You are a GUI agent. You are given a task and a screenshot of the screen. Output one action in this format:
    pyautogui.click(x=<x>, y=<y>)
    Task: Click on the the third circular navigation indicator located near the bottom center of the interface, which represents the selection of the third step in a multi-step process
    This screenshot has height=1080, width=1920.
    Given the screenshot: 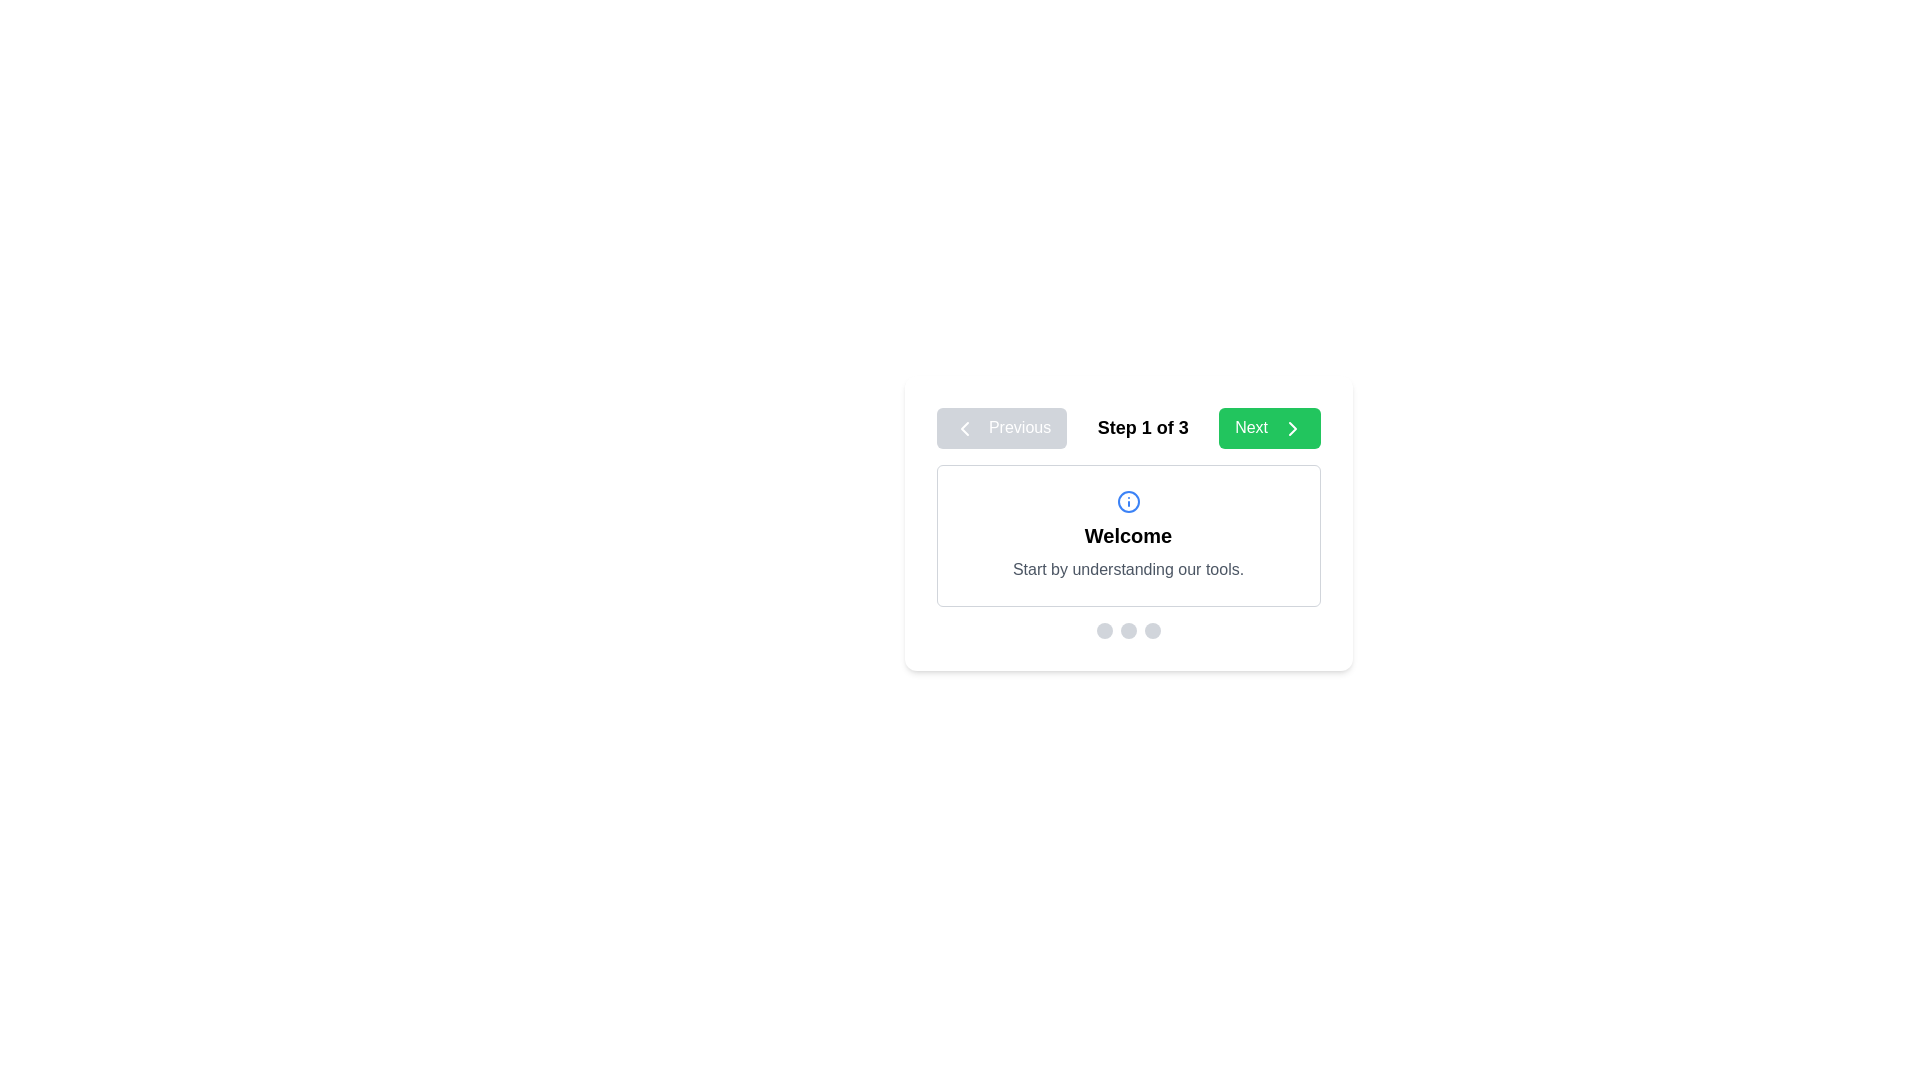 What is the action you would take?
    pyautogui.click(x=1152, y=630)
    